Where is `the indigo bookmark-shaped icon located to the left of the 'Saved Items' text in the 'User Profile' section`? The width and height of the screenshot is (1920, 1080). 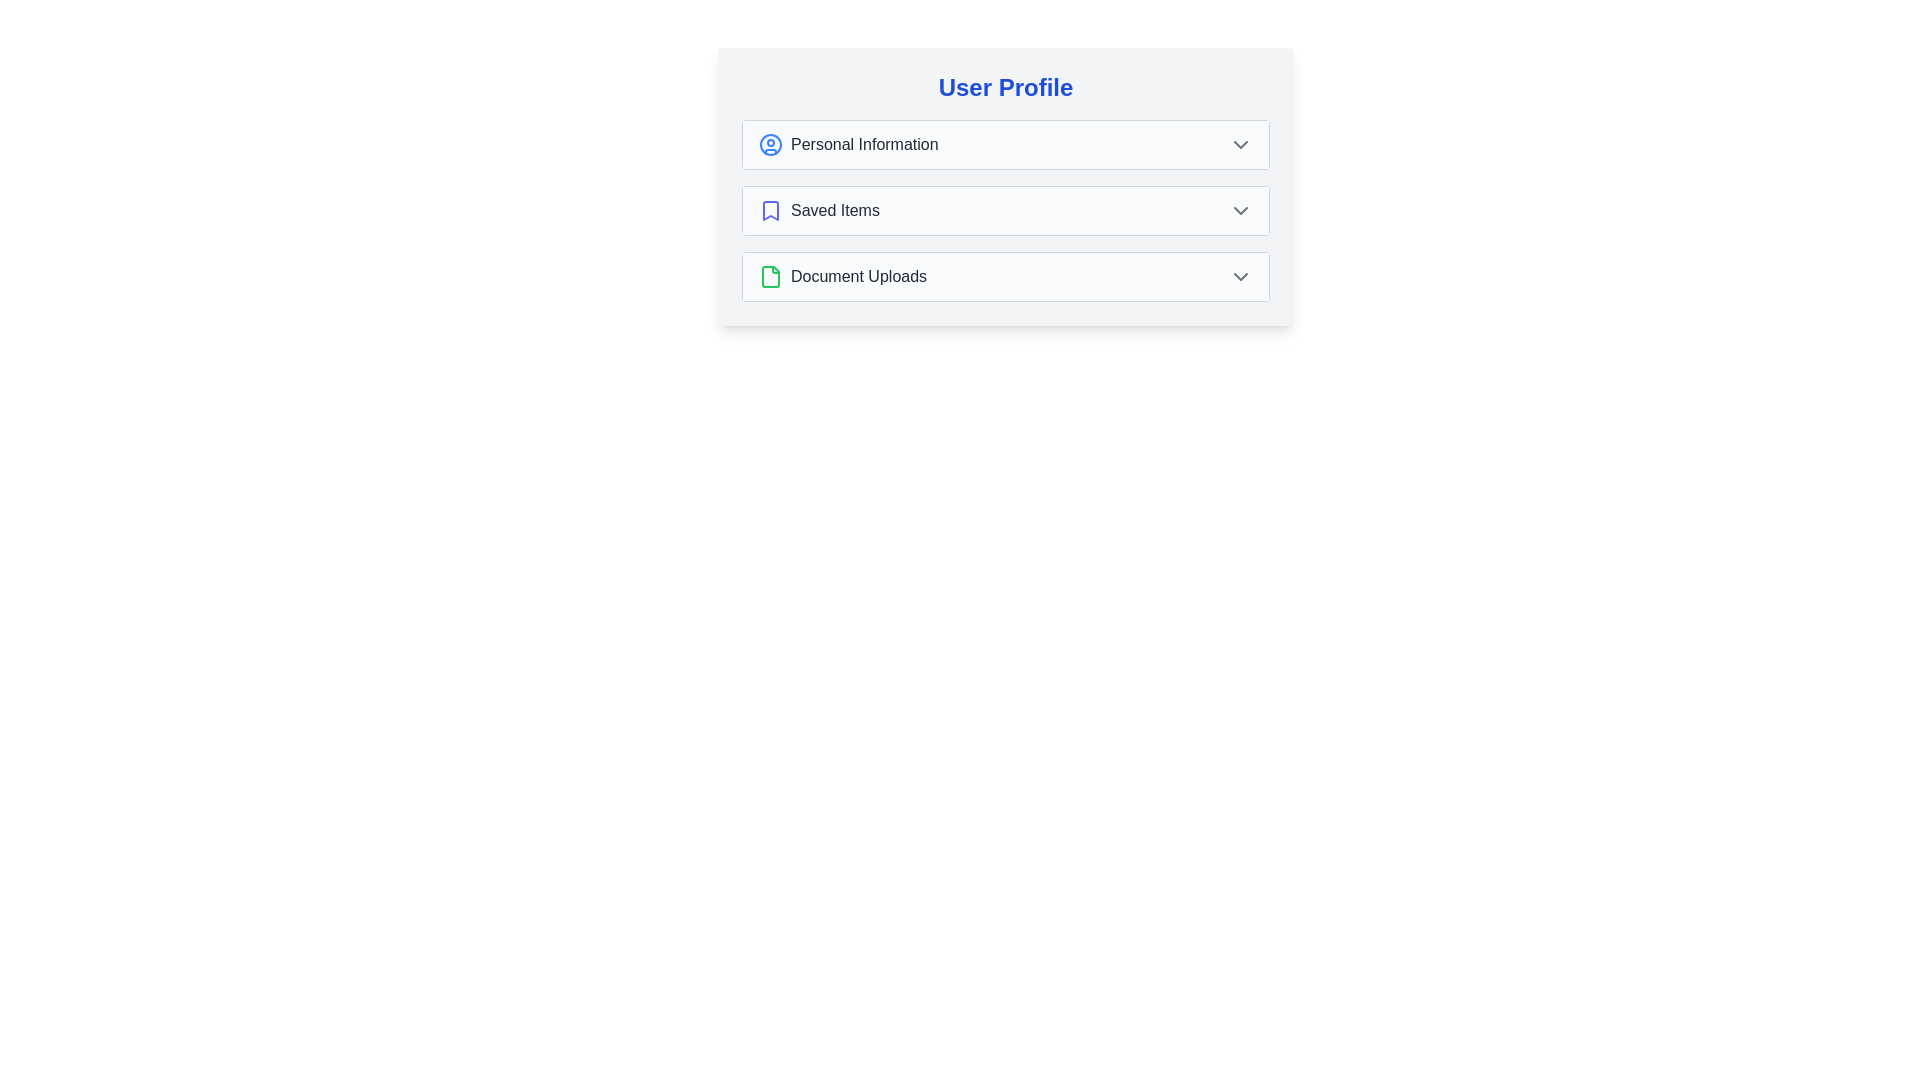 the indigo bookmark-shaped icon located to the left of the 'Saved Items' text in the 'User Profile' section is located at coordinates (770, 211).